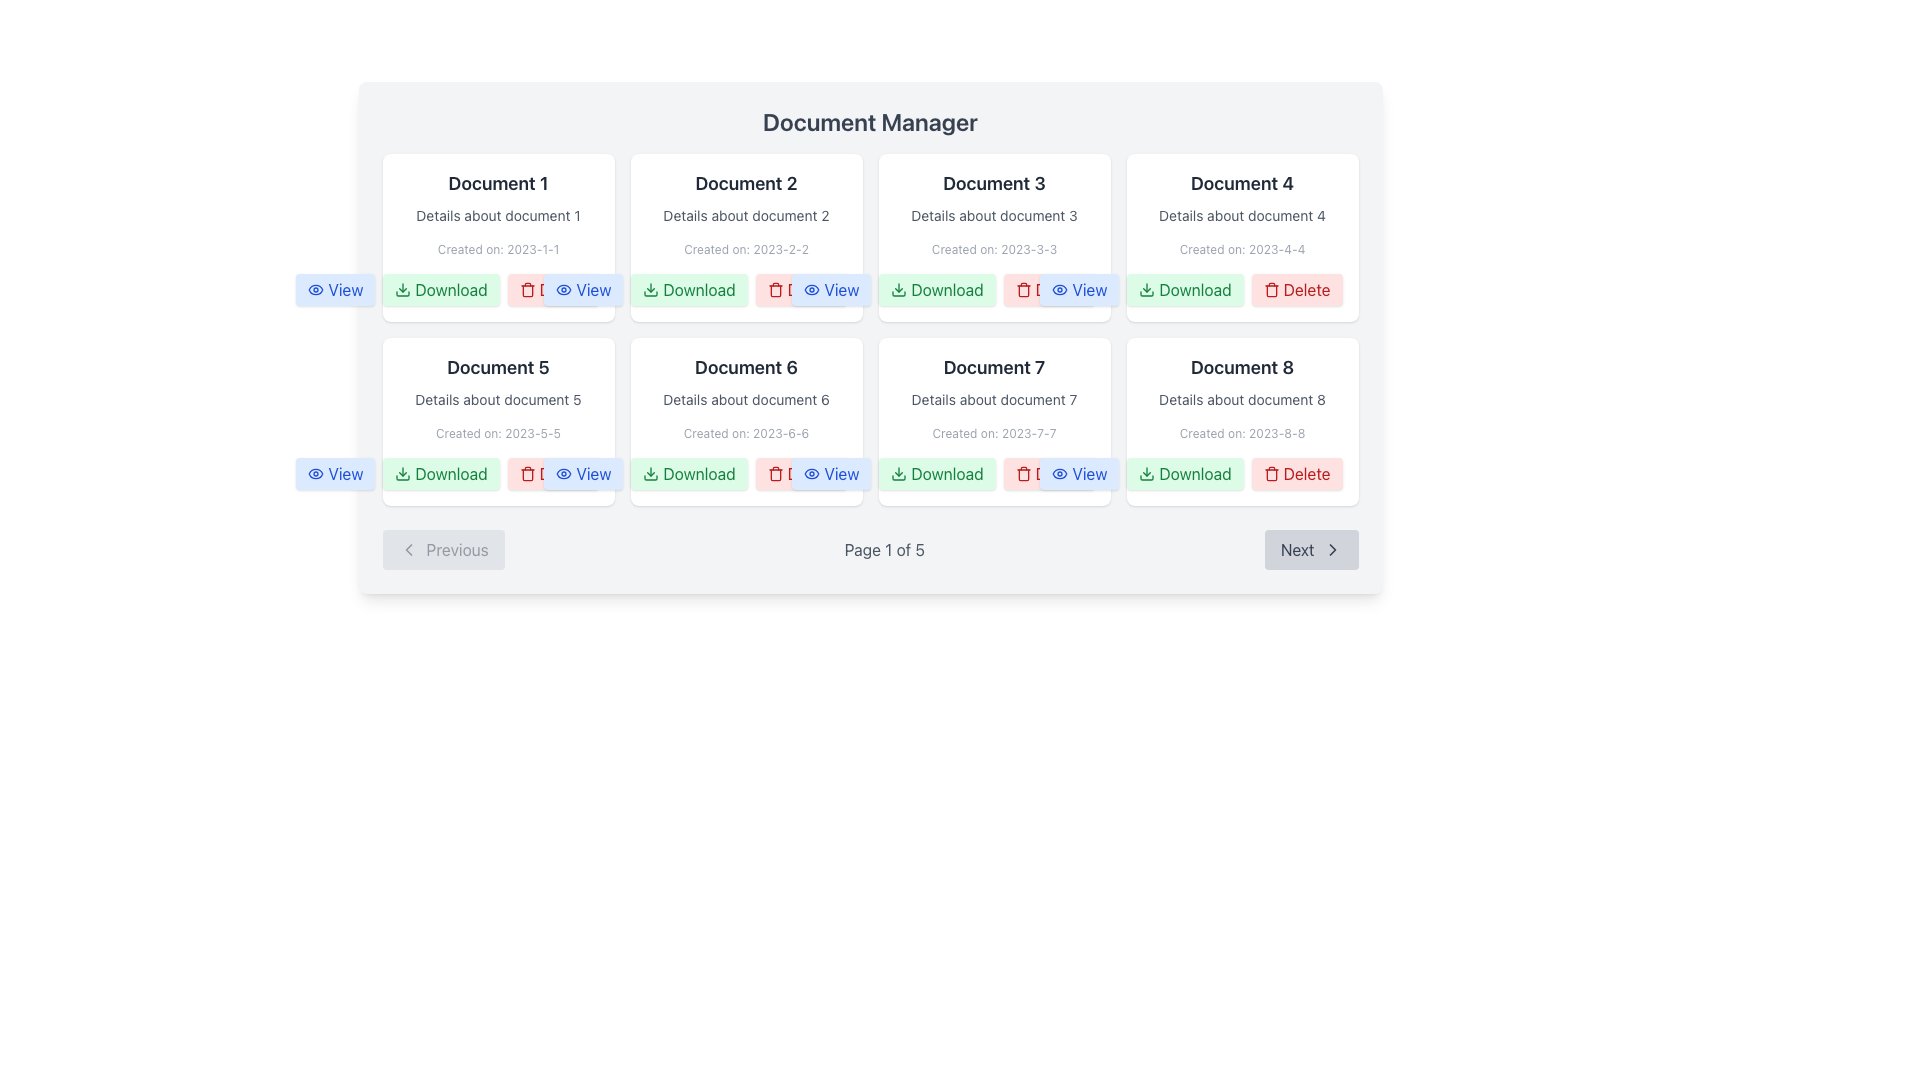 The width and height of the screenshot is (1920, 1080). I want to click on the 'View' button with a blue background and eye-shaped icon, so click(582, 474).